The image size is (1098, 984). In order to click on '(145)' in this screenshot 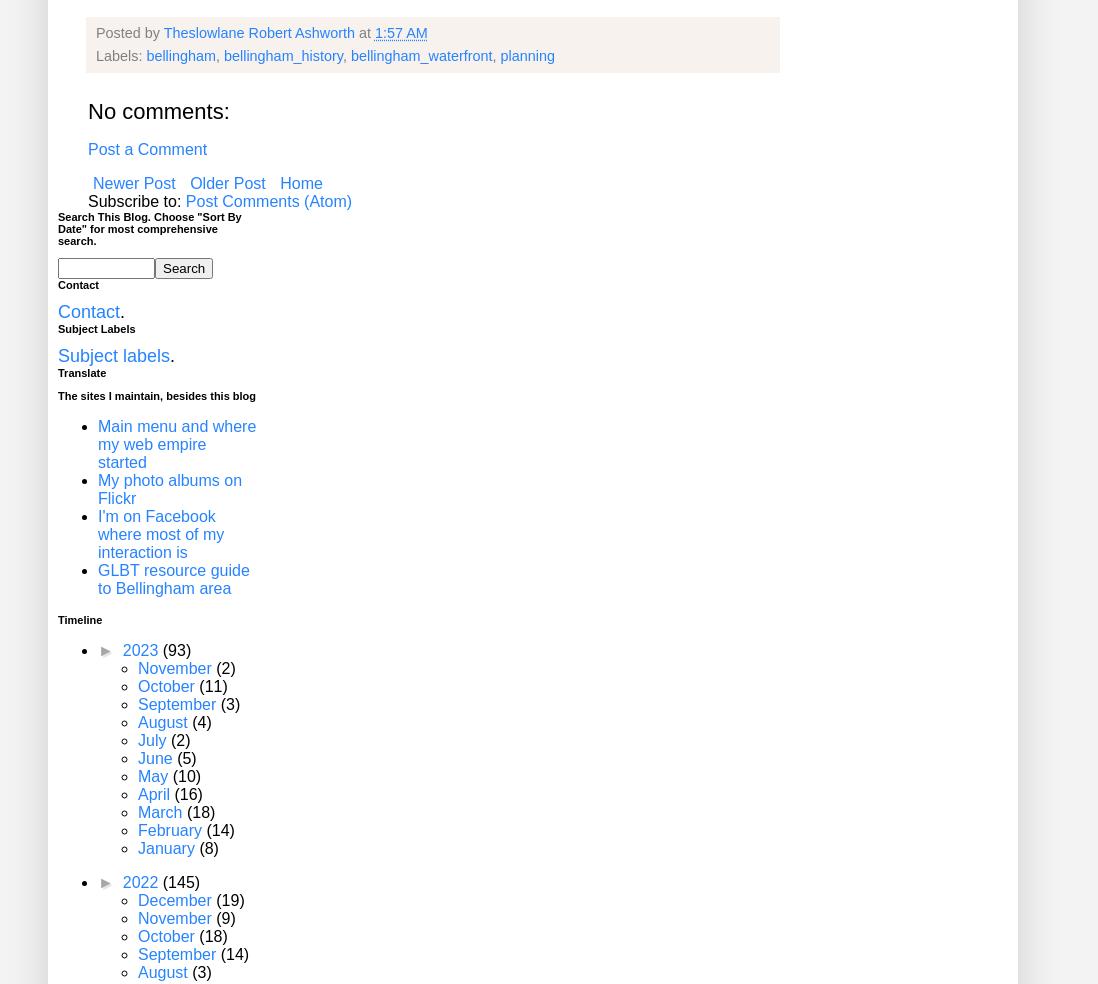, I will do `click(180, 882)`.